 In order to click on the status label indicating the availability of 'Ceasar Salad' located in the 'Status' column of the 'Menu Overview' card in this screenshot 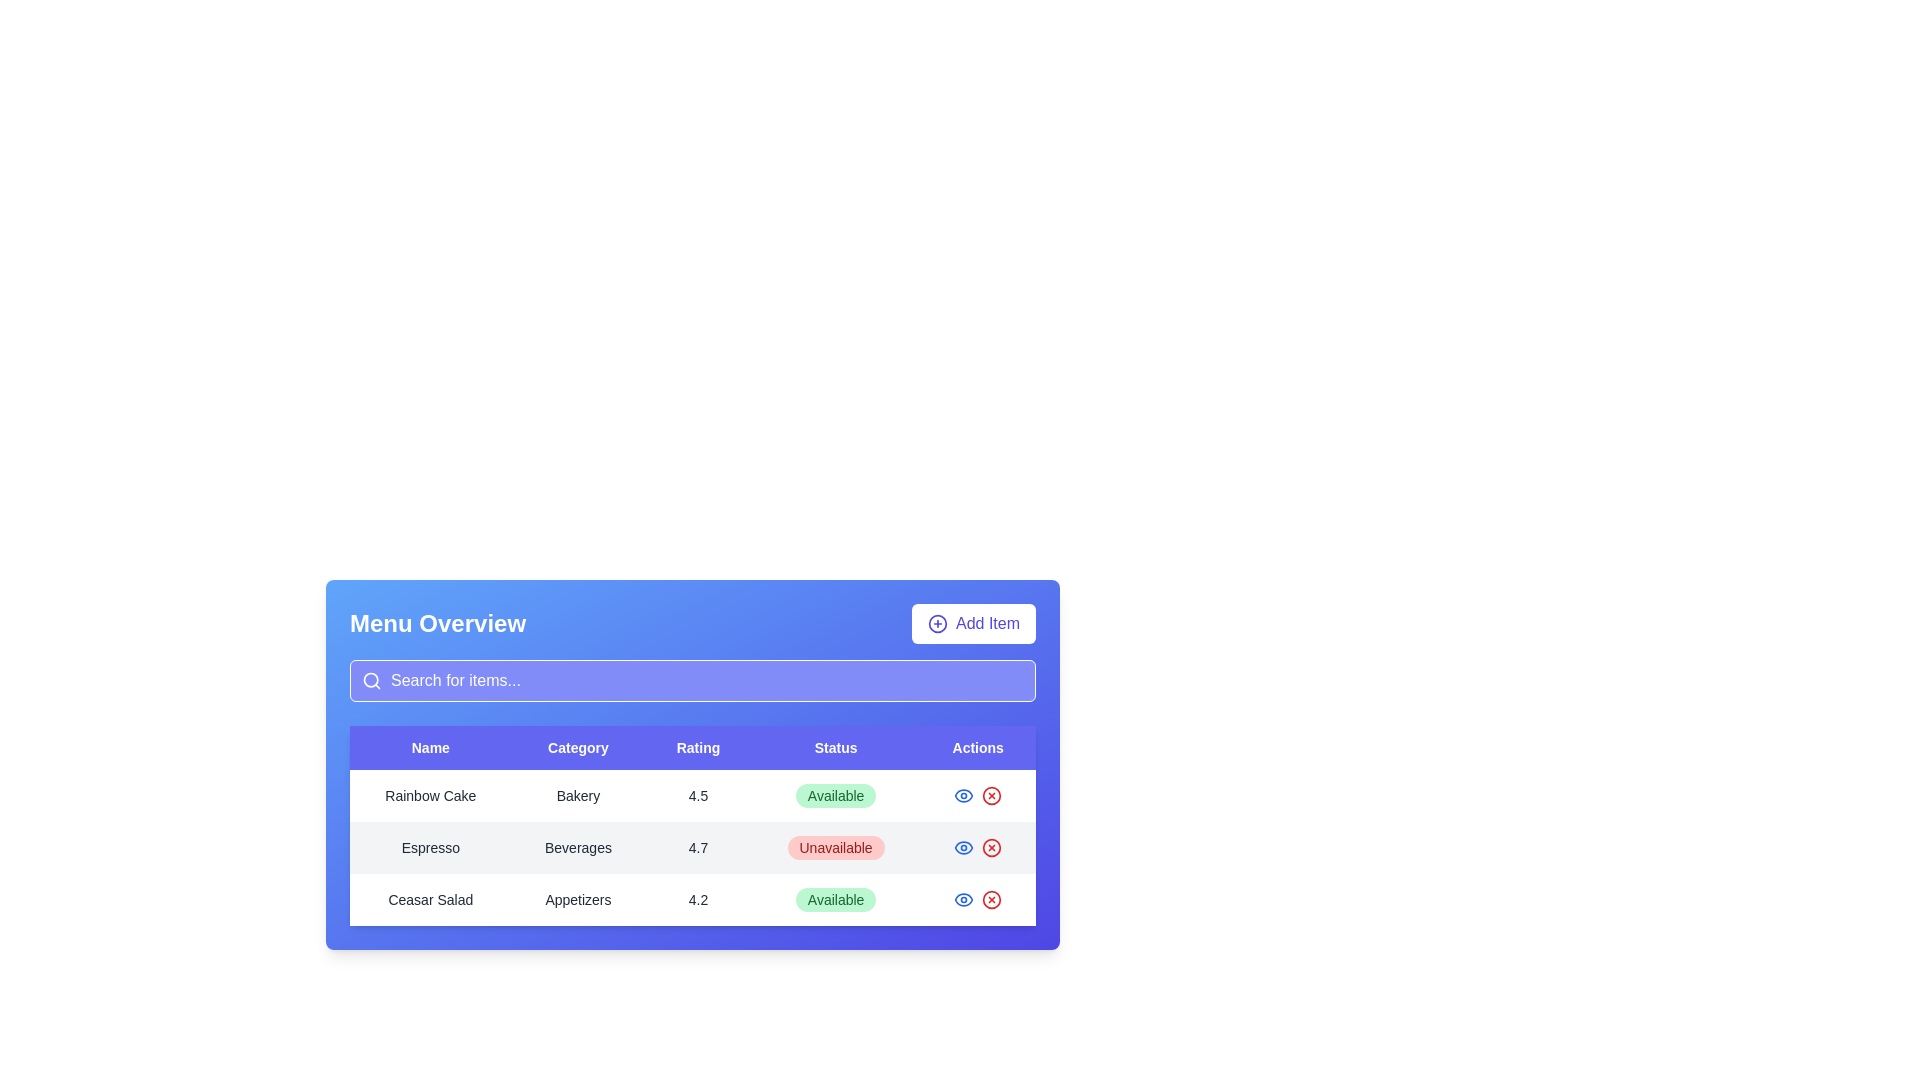, I will do `click(836, 898)`.